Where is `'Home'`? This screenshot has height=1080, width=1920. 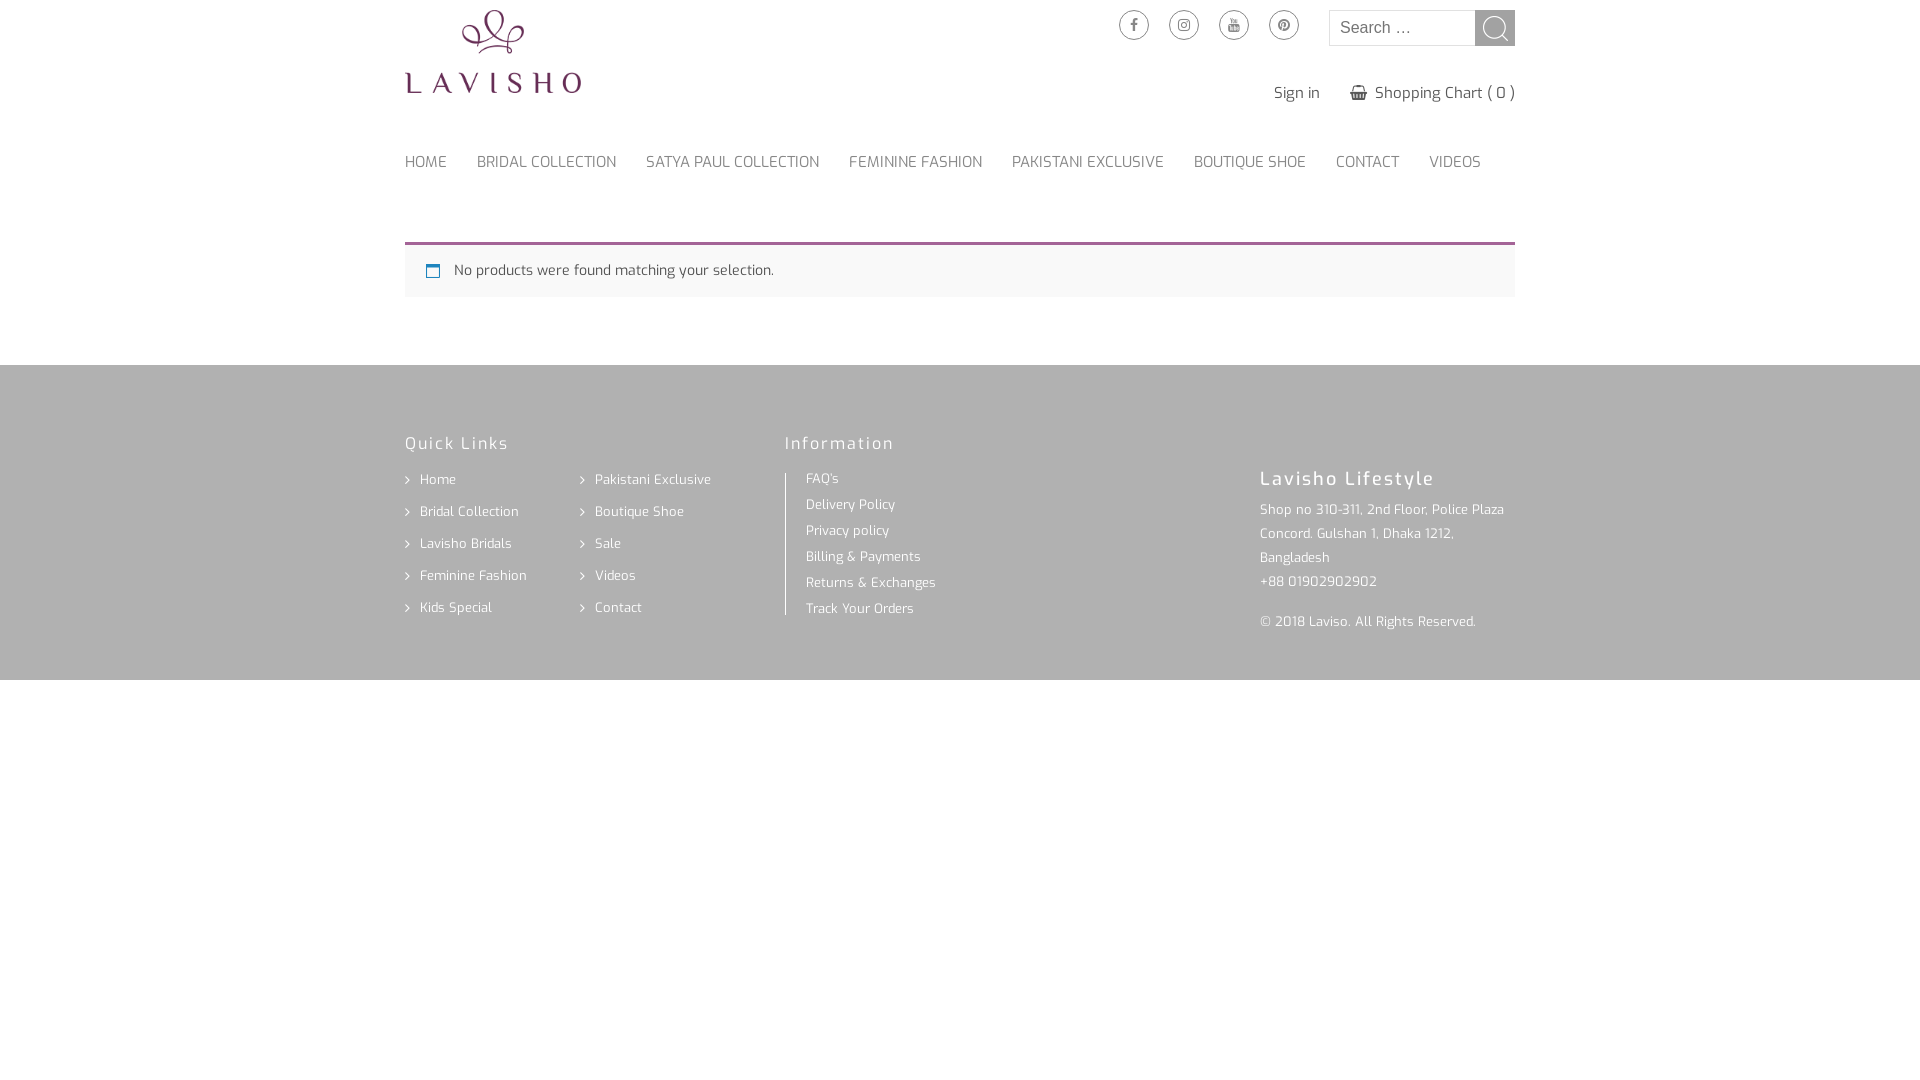
'Home' is located at coordinates (436, 479).